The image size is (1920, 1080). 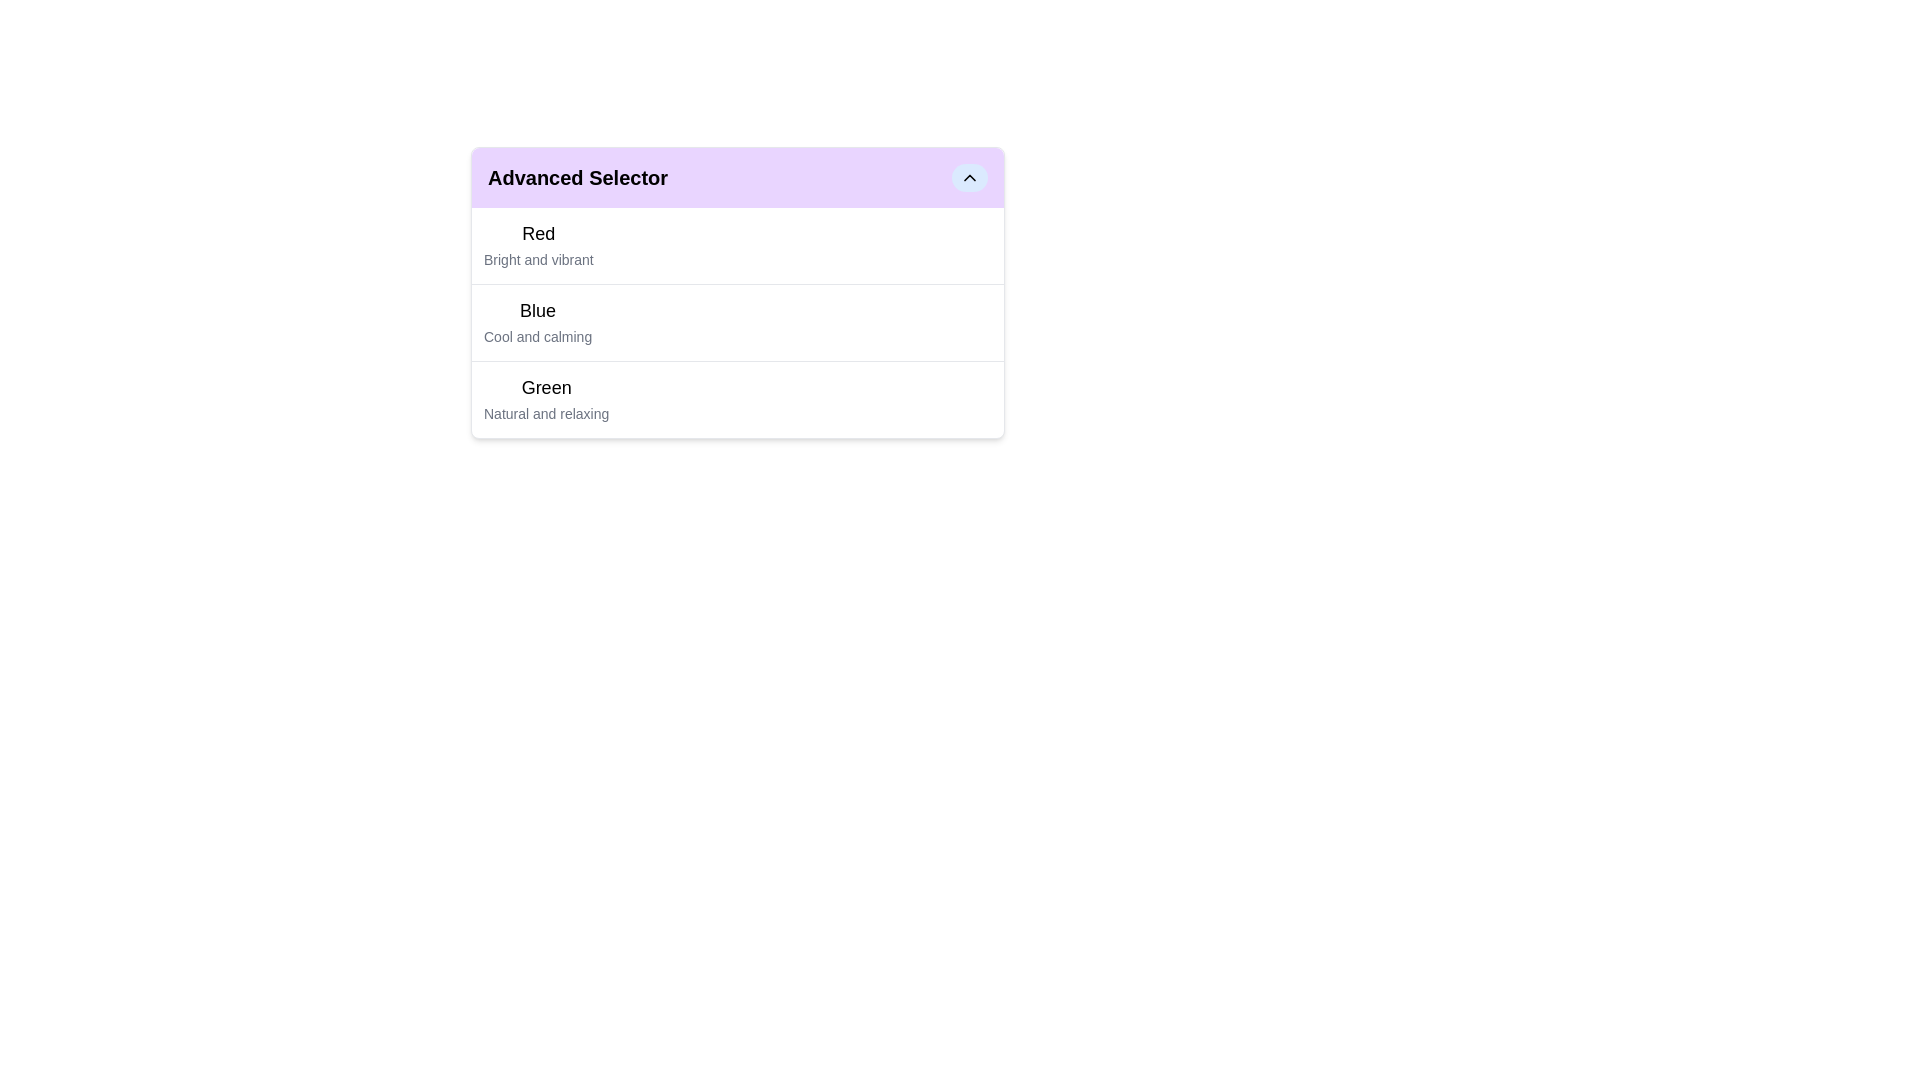 What do you see at coordinates (737, 245) in the screenshot?
I see `the first selectable item in the menu labeled 'Red'` at bounding box center [737, 245].